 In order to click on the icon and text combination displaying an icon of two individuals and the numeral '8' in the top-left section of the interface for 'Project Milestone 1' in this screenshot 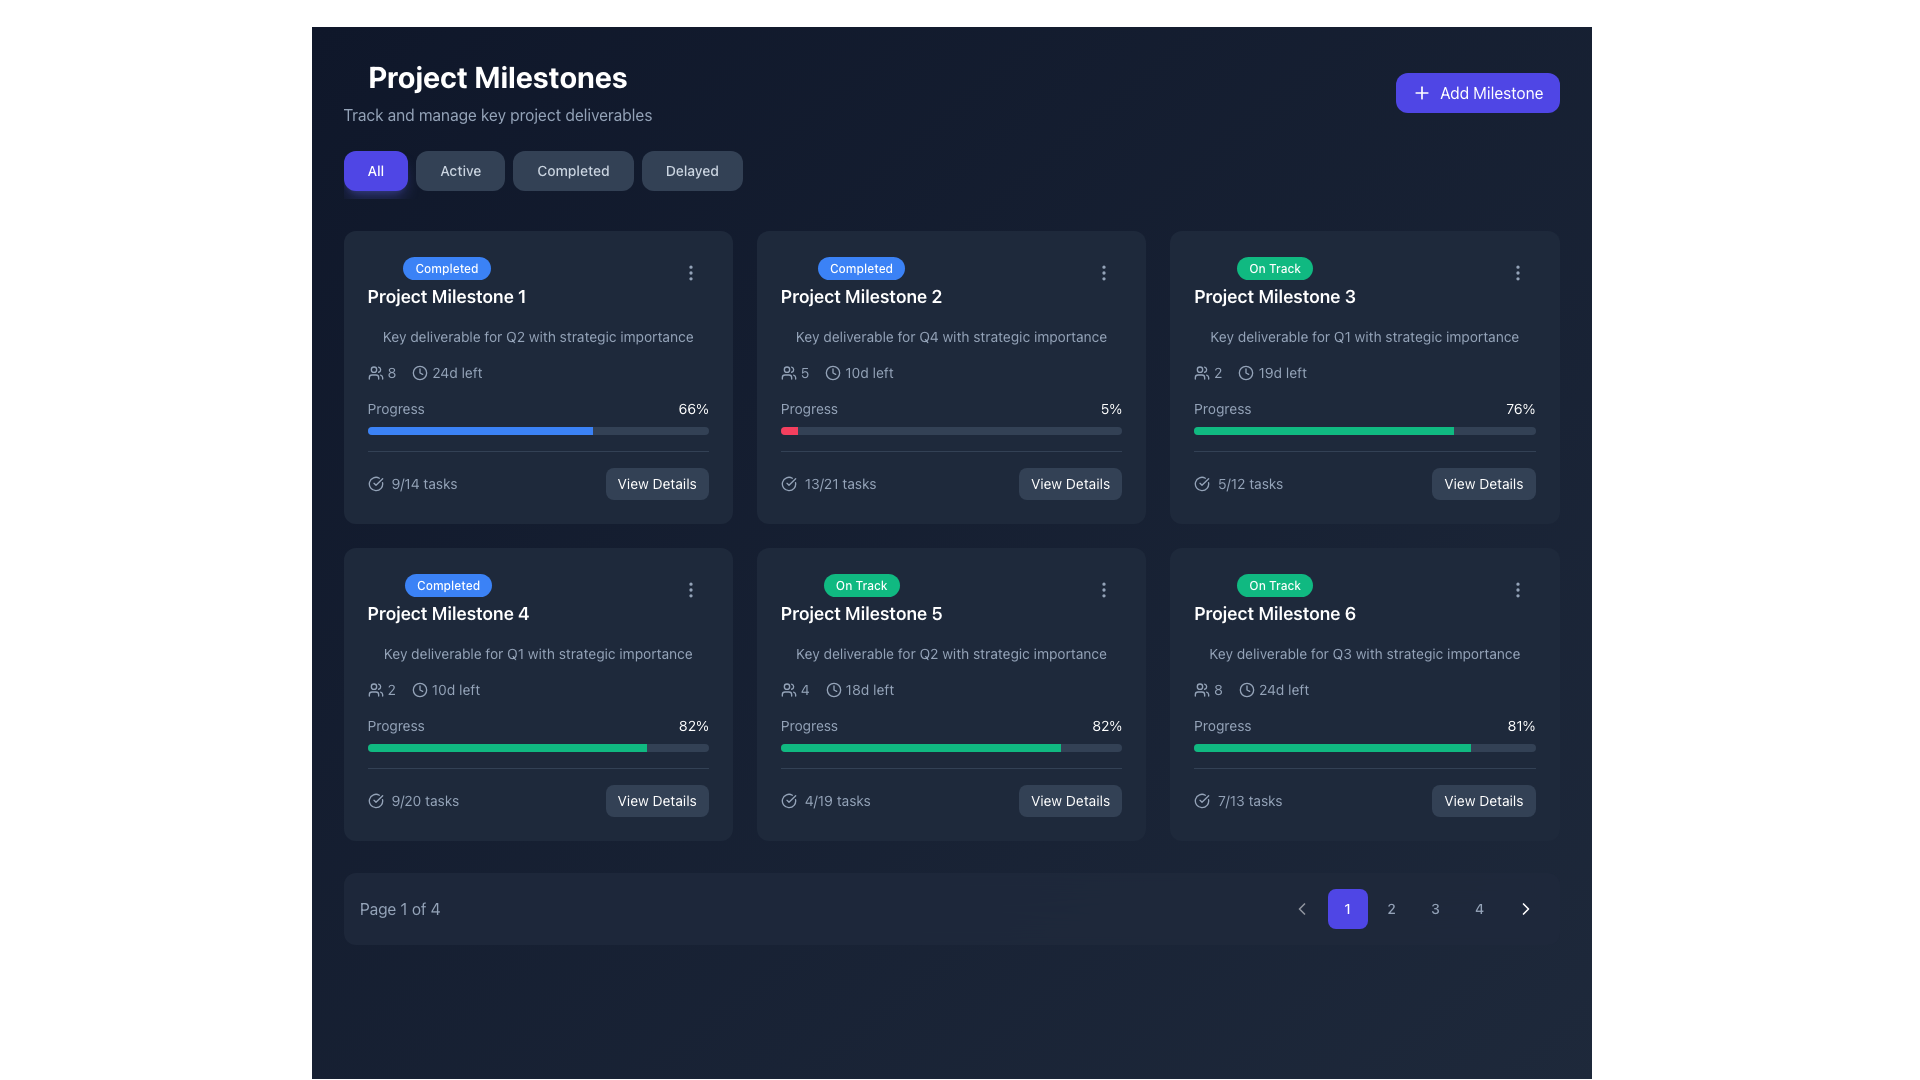, I will do `click(381, 373)`.